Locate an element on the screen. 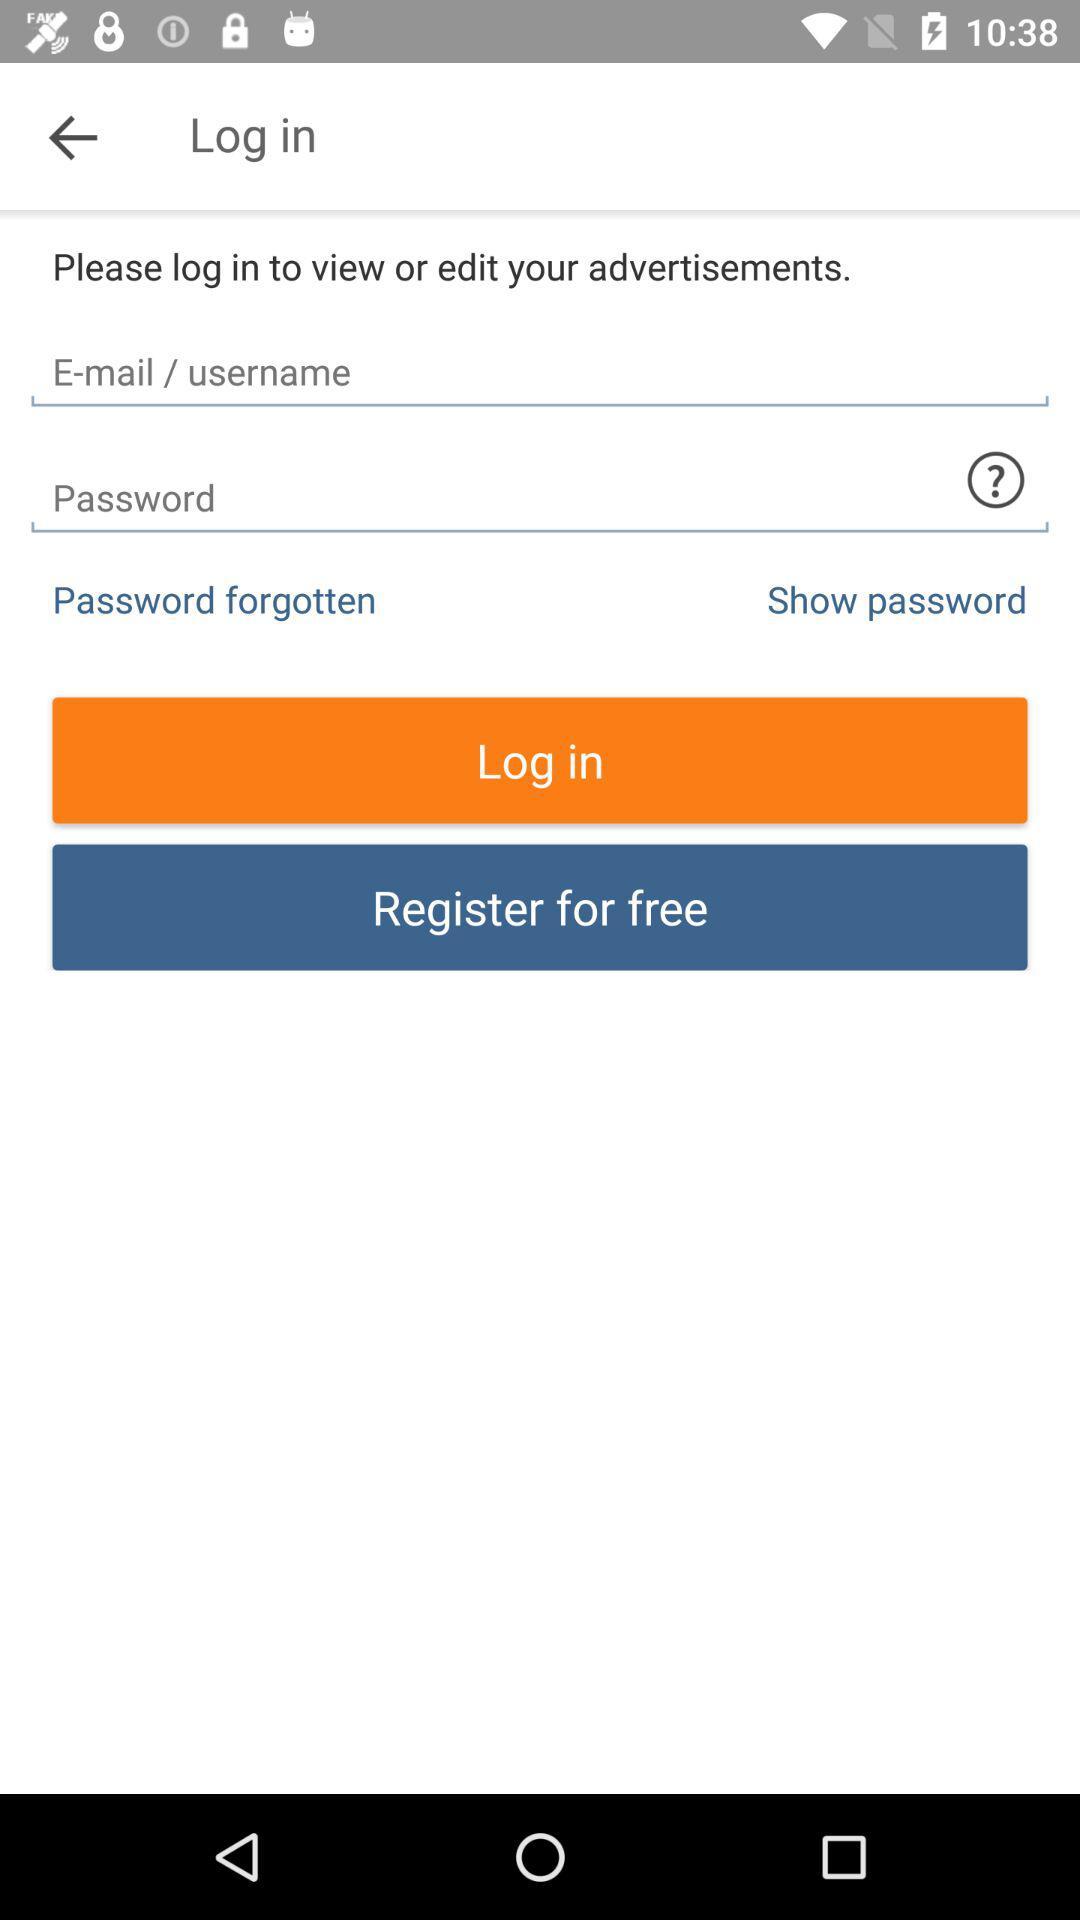 The height and width of the screenshot is (1920, 1080). item above the log in item is located at coordinates (896, 598).